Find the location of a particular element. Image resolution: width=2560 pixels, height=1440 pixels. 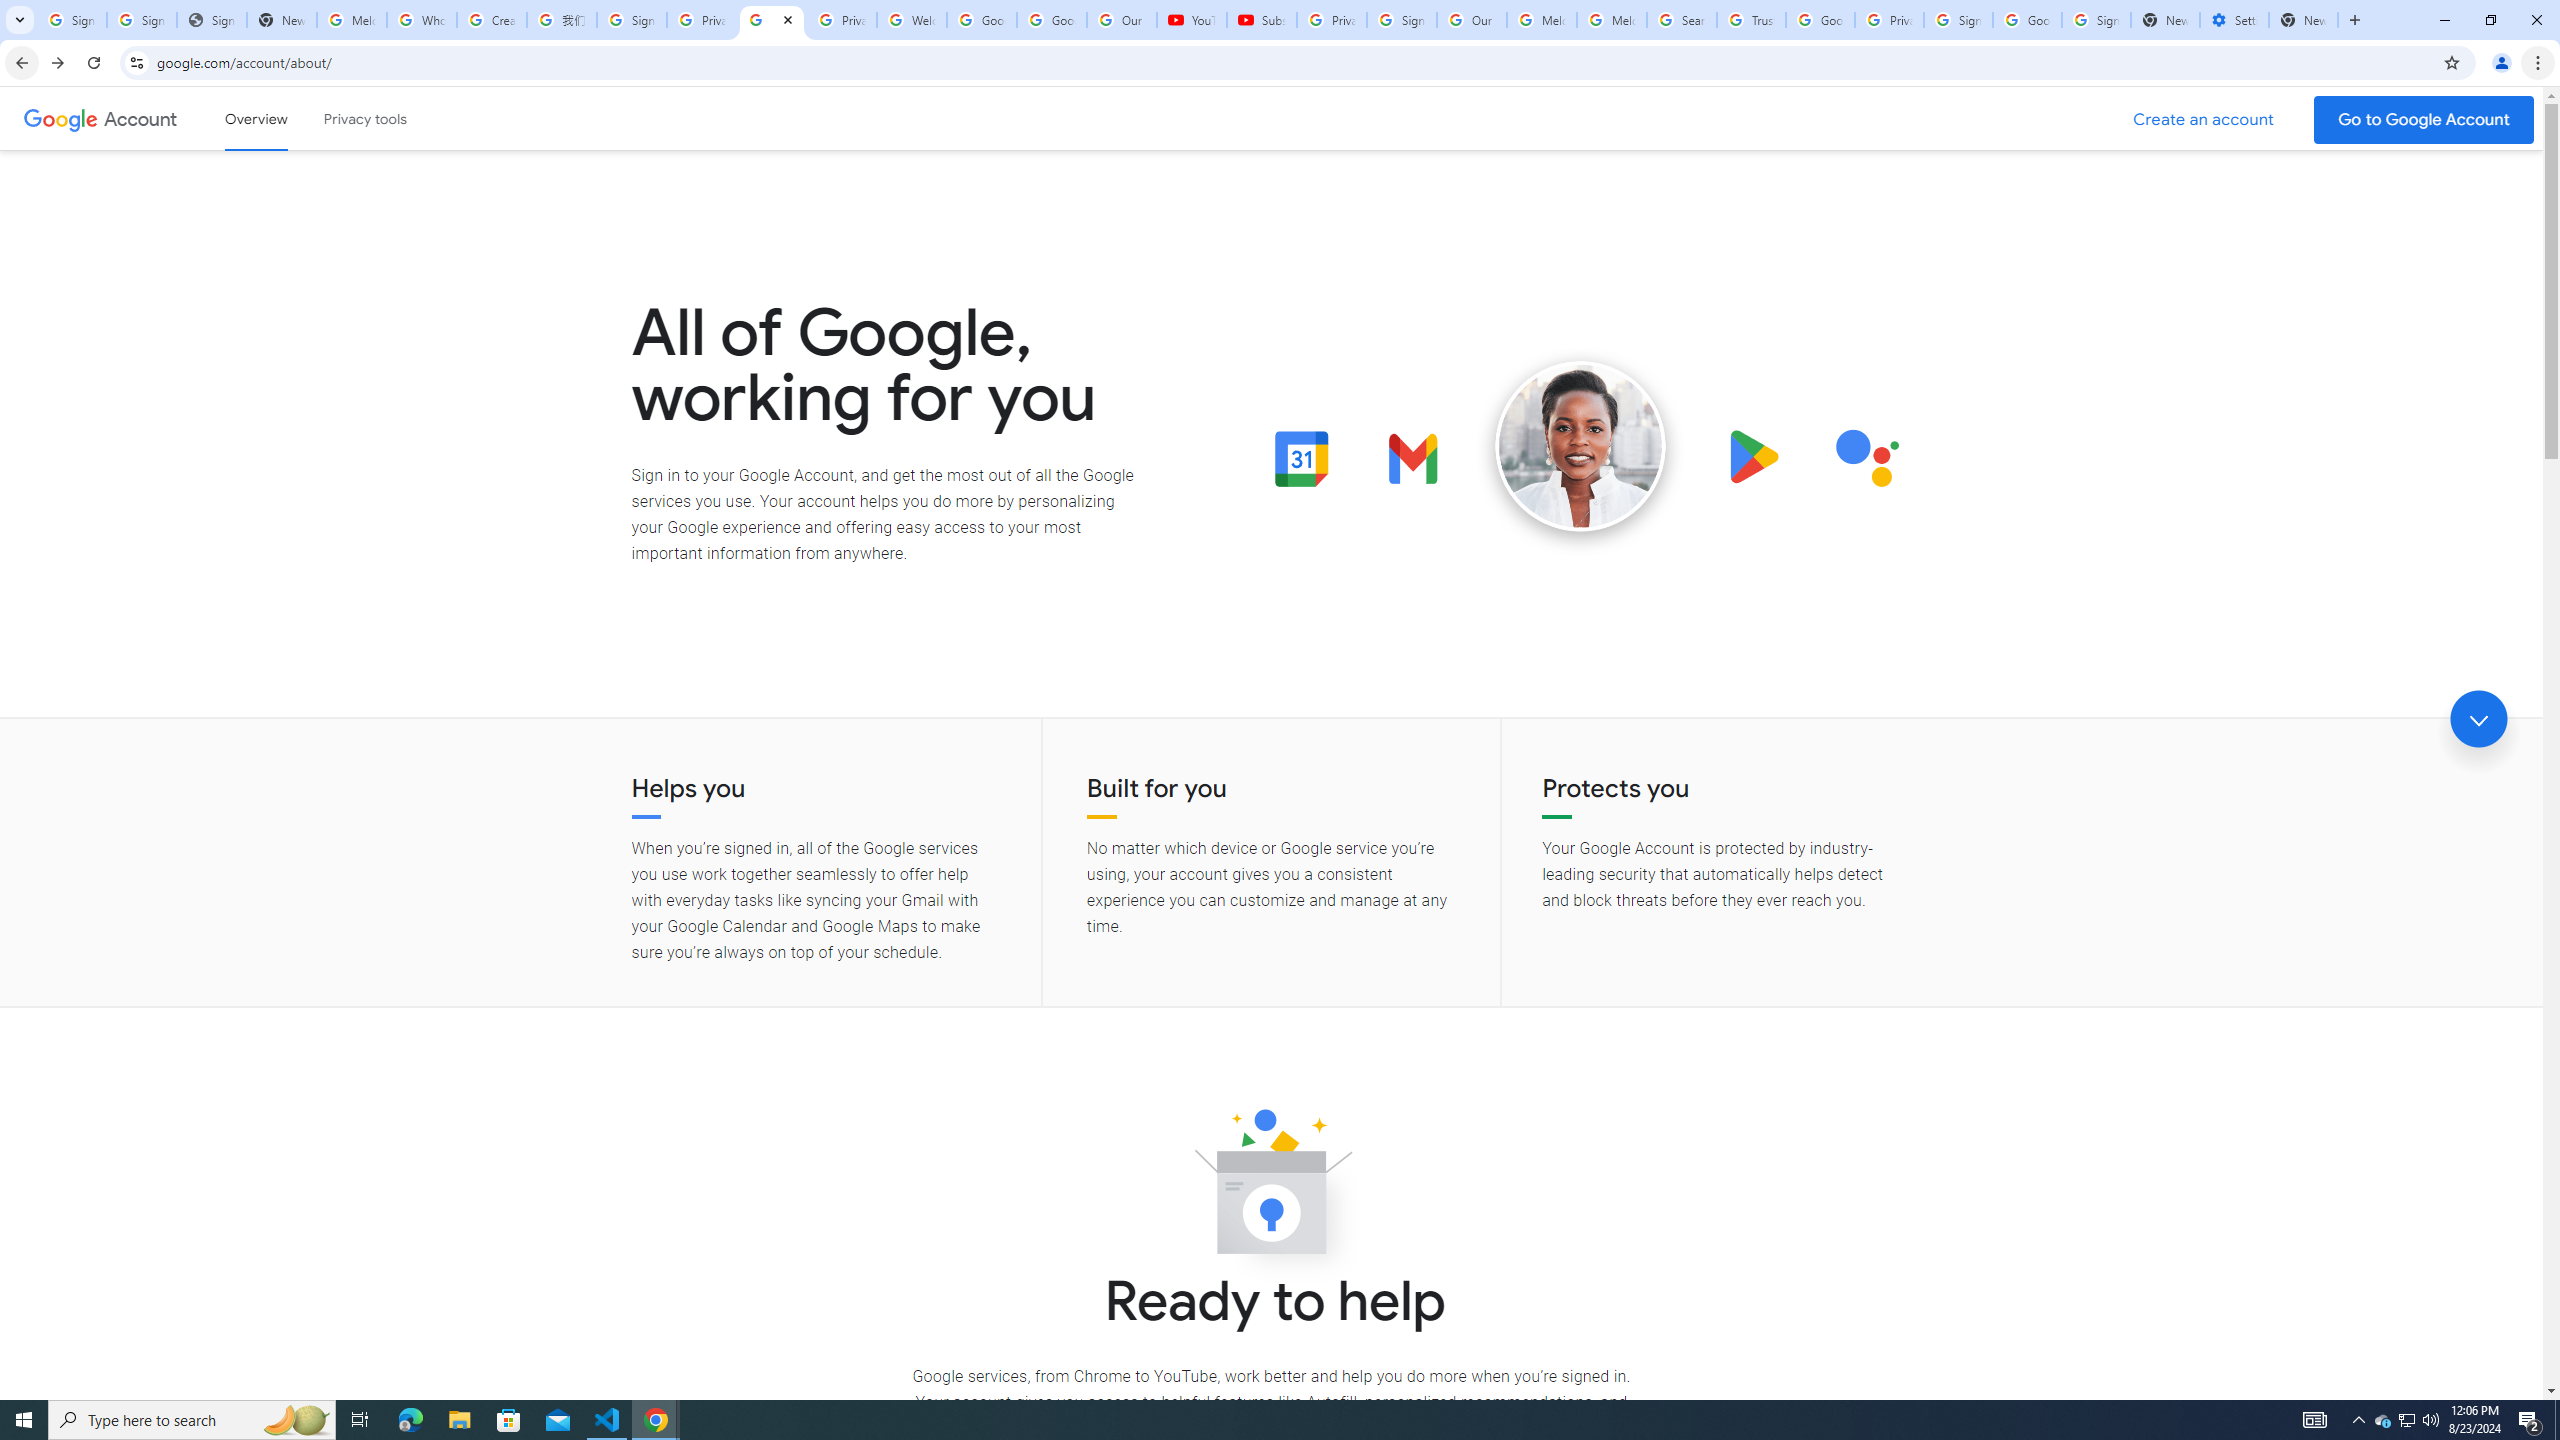

'Google Cybersecurity Innovations - Google Safety Center' is located at coordinates (2026, 19).